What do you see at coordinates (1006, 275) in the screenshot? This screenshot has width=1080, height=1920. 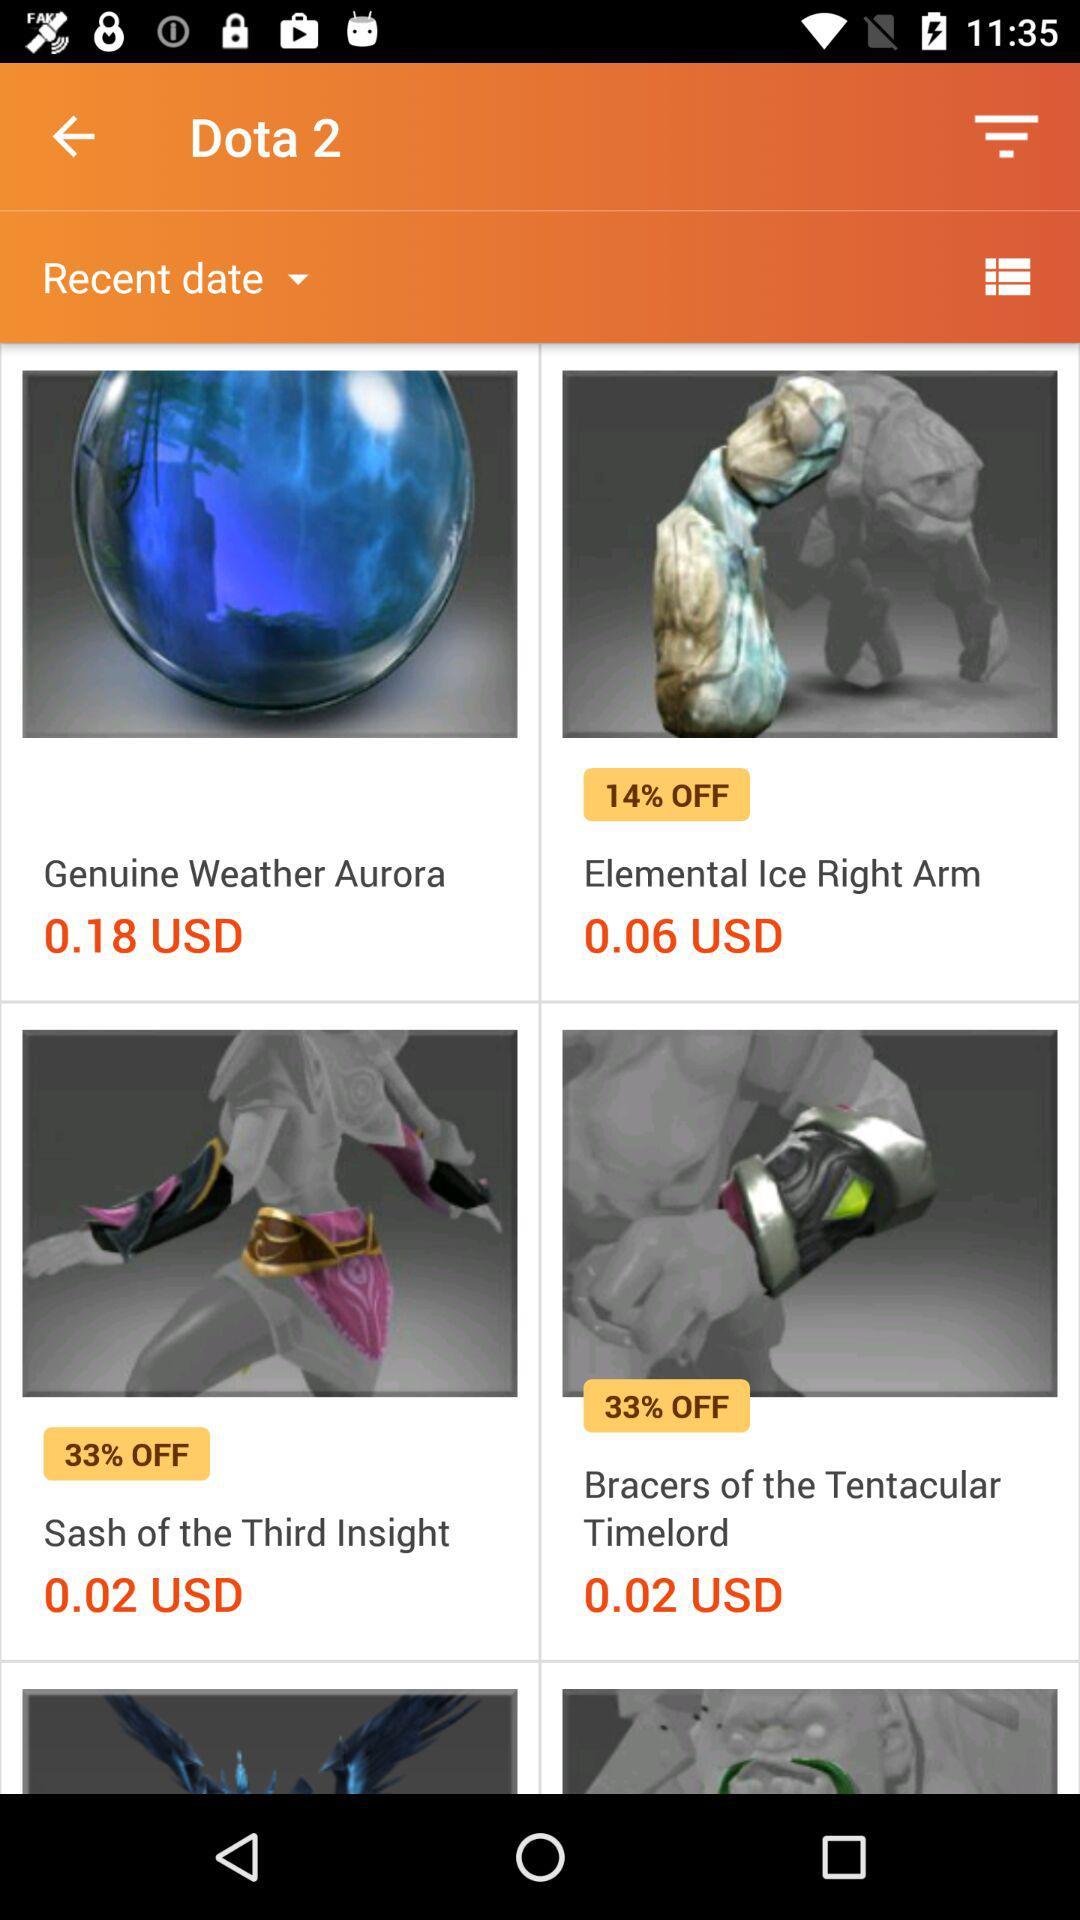 I see `the list icon` at bounding box center [1006, 275].